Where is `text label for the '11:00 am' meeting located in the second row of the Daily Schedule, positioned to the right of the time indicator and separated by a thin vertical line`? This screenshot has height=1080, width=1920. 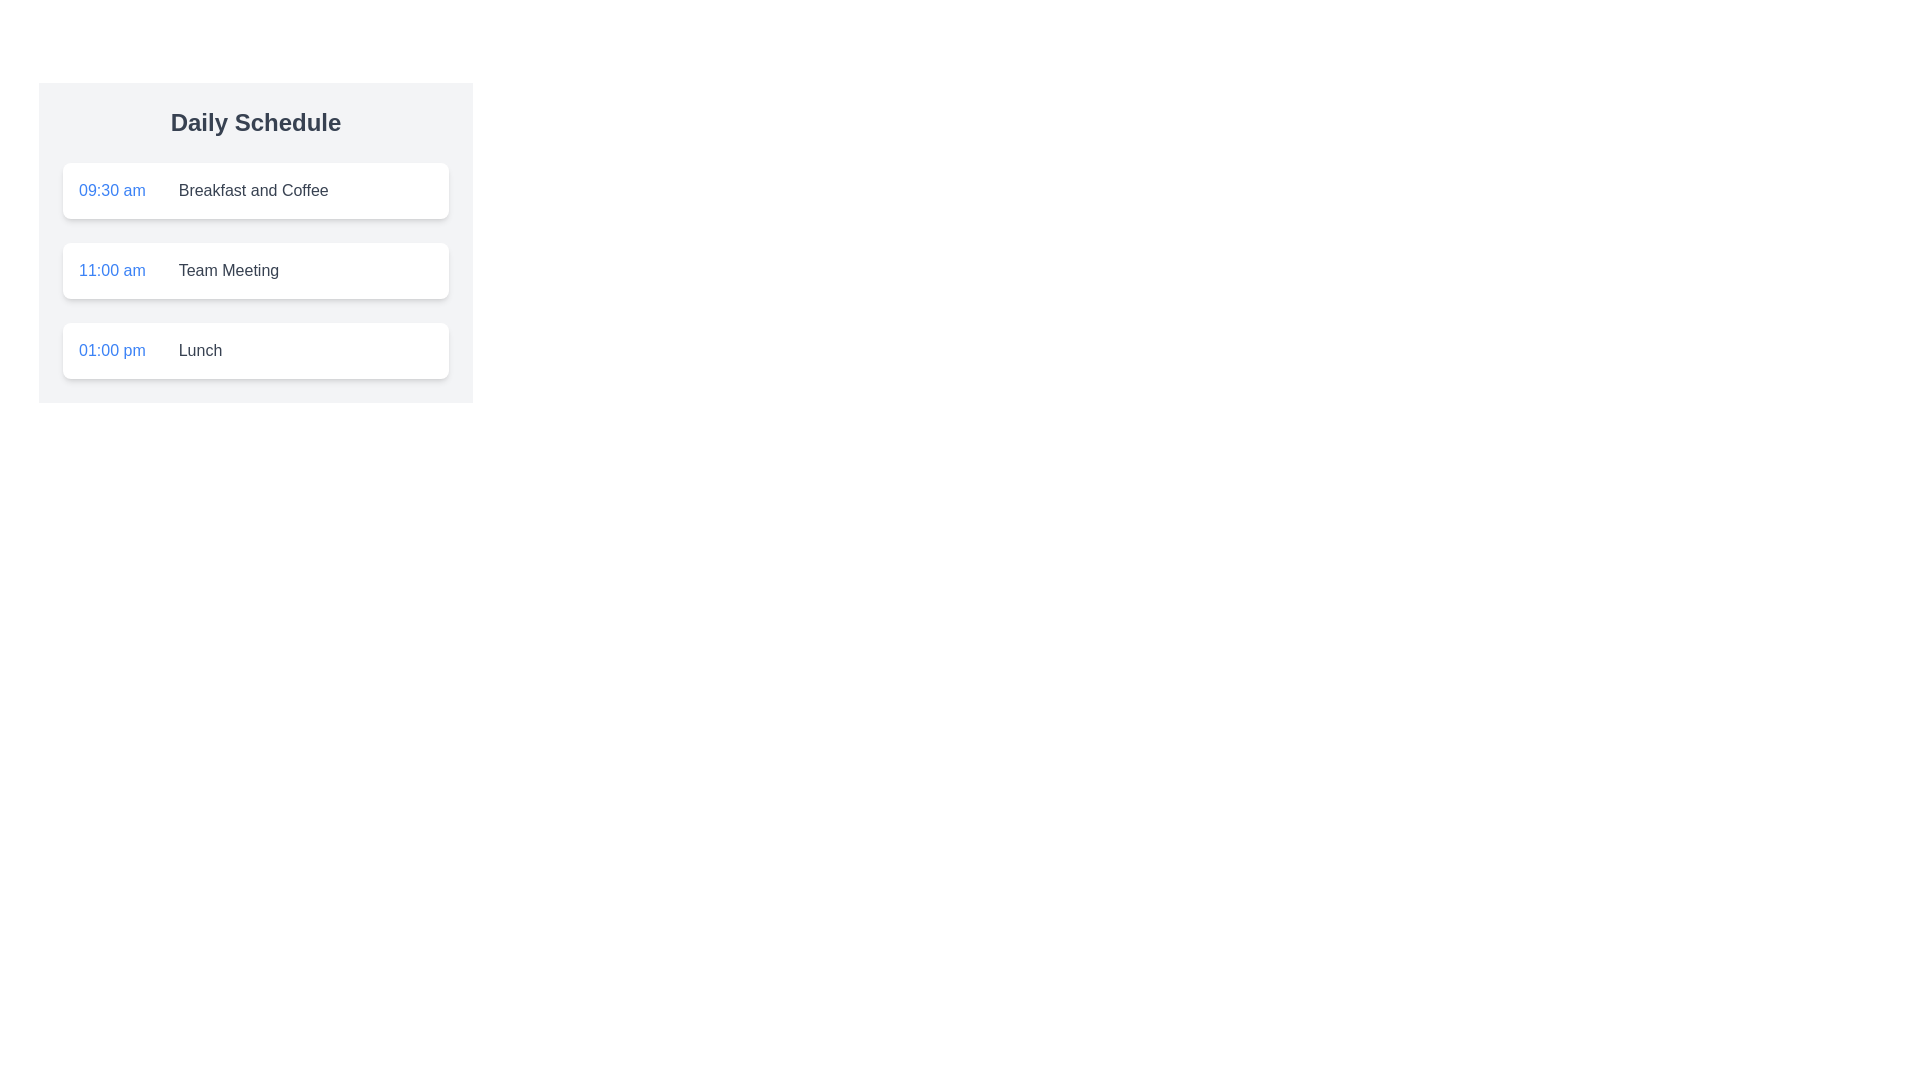 text label for the '11:00 am' meeting located in the second row of the Daily Schedule, positioned to the right of the time indicator and separated by a thin vertical line is located at coordinates (220, 270).